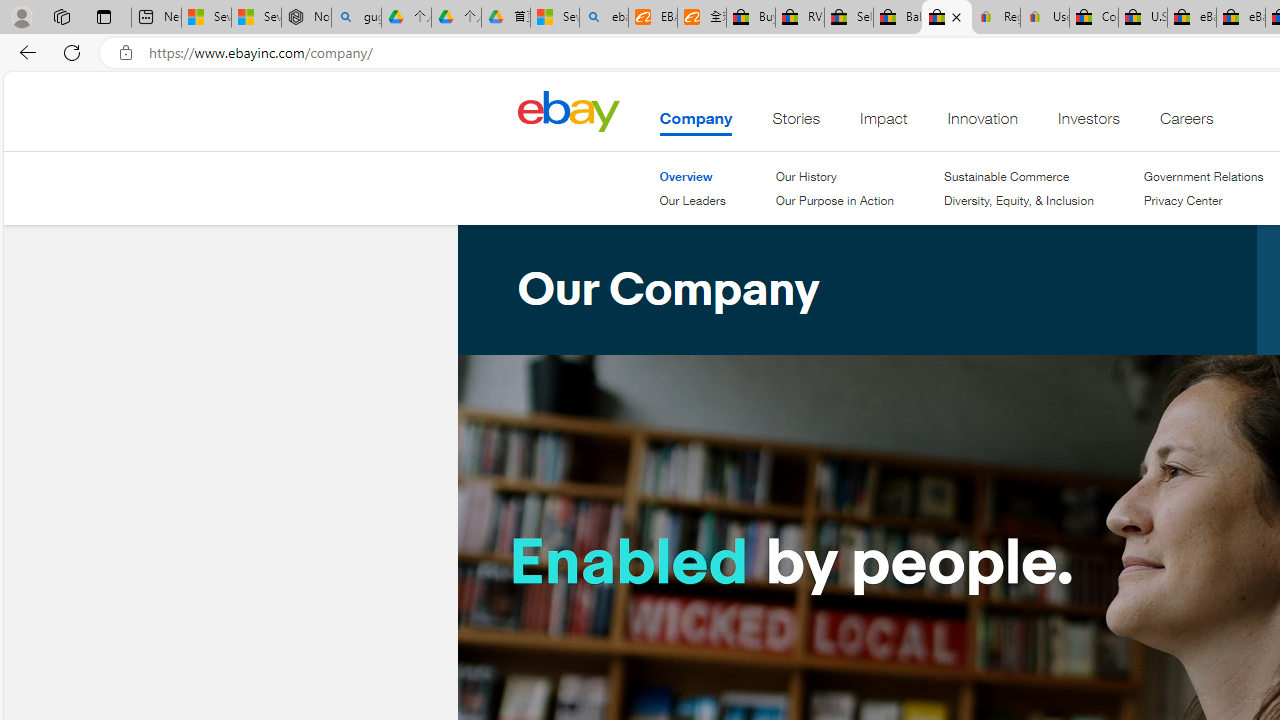 The image size is (1280, 720). Describe the element at coordinates (1007, 175) in the screenshot. I see `'Sustainable Commerce'` at that location.